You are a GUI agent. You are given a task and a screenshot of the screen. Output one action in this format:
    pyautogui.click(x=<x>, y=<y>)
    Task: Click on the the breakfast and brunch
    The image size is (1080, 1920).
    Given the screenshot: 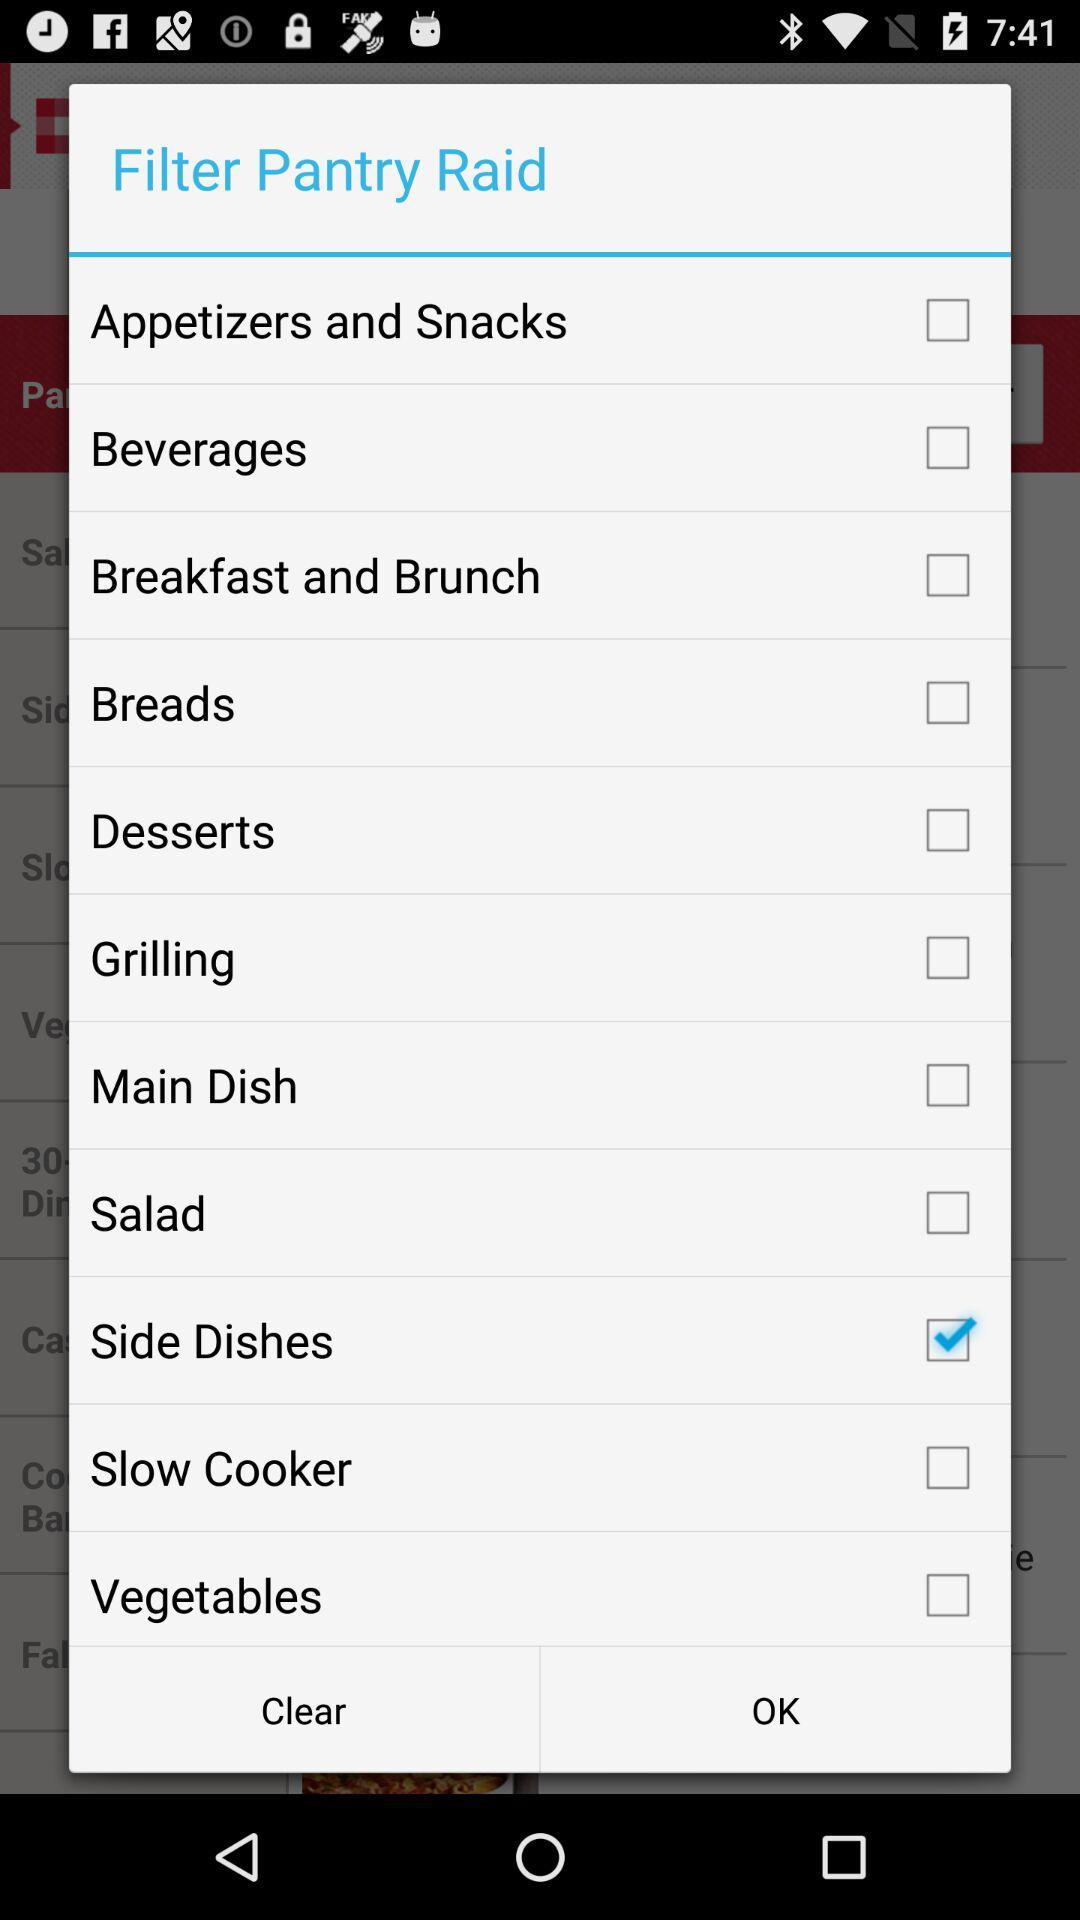 What is the action you would take?
    pyautogui.click(x=540, y=574)
    